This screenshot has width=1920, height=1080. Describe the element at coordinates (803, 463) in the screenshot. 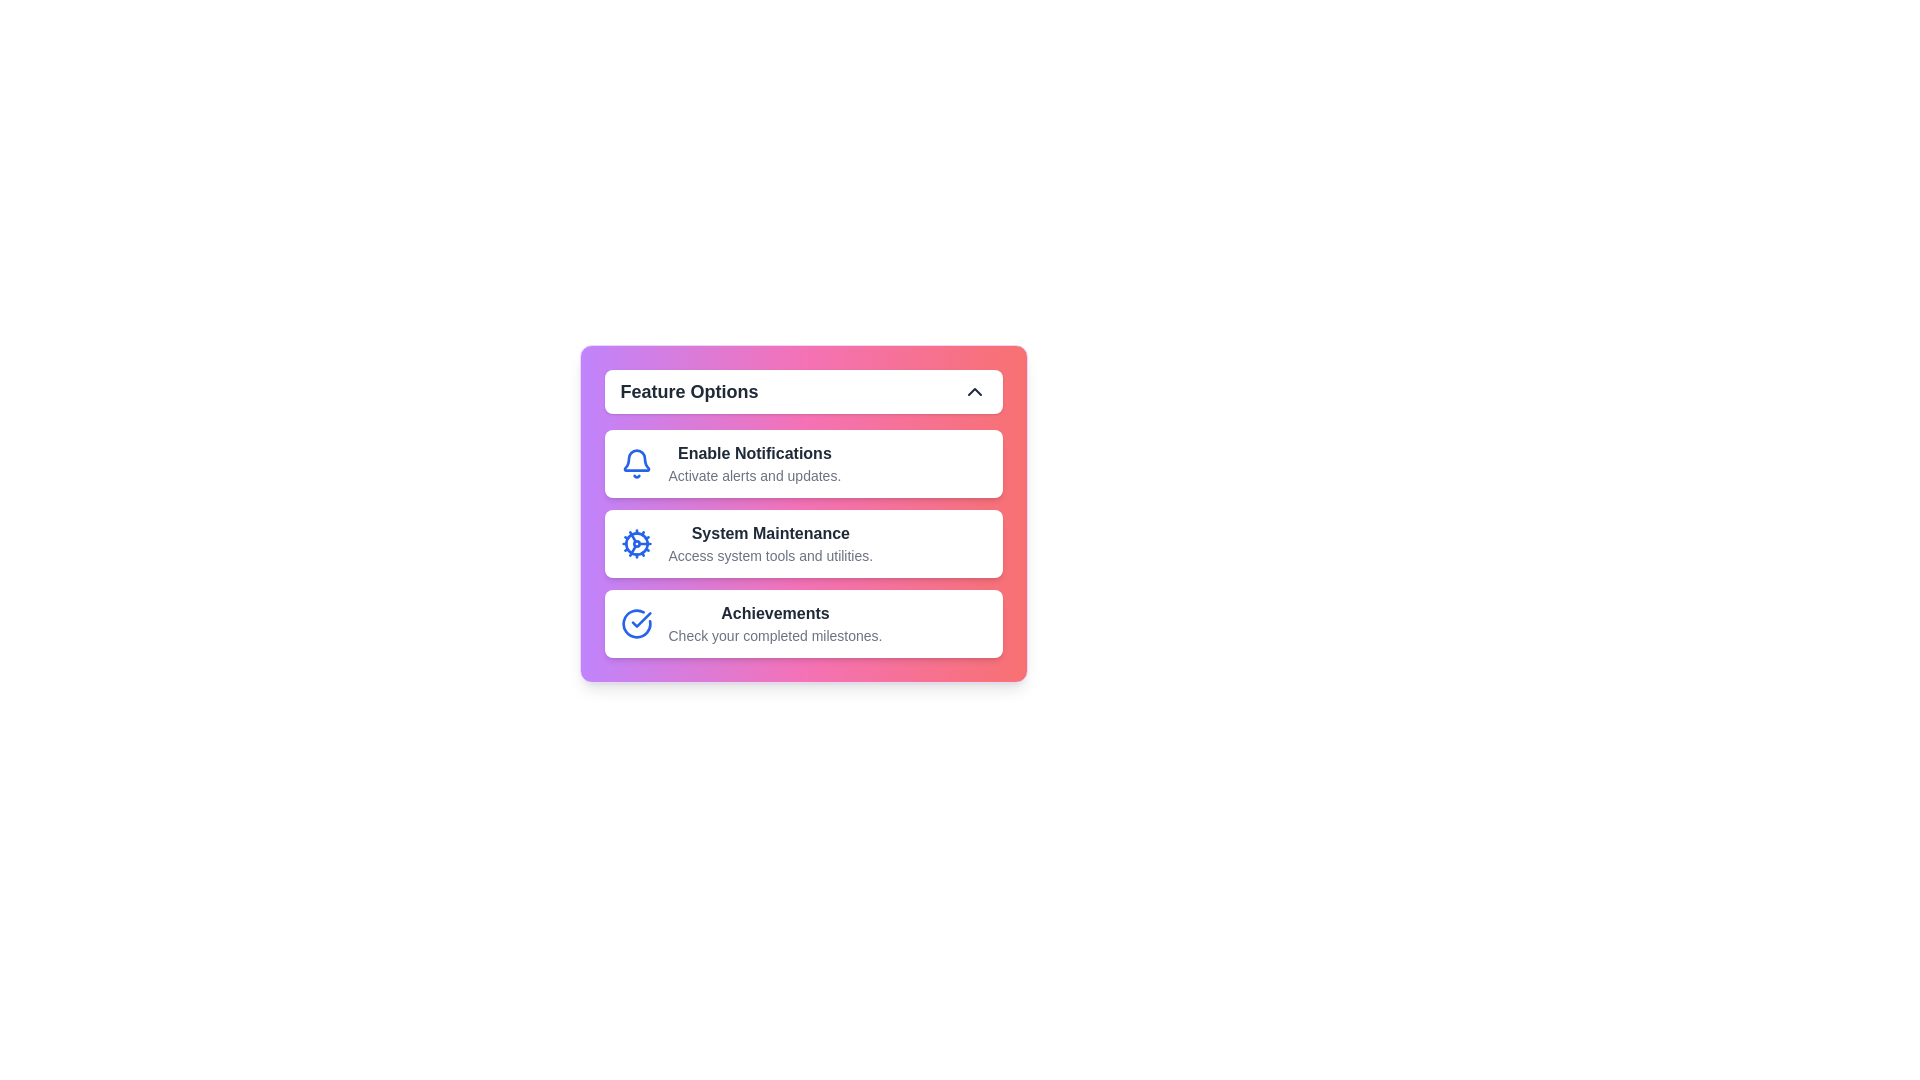

I see `the menu item Enable Notifications to view its hover effects` at that location.